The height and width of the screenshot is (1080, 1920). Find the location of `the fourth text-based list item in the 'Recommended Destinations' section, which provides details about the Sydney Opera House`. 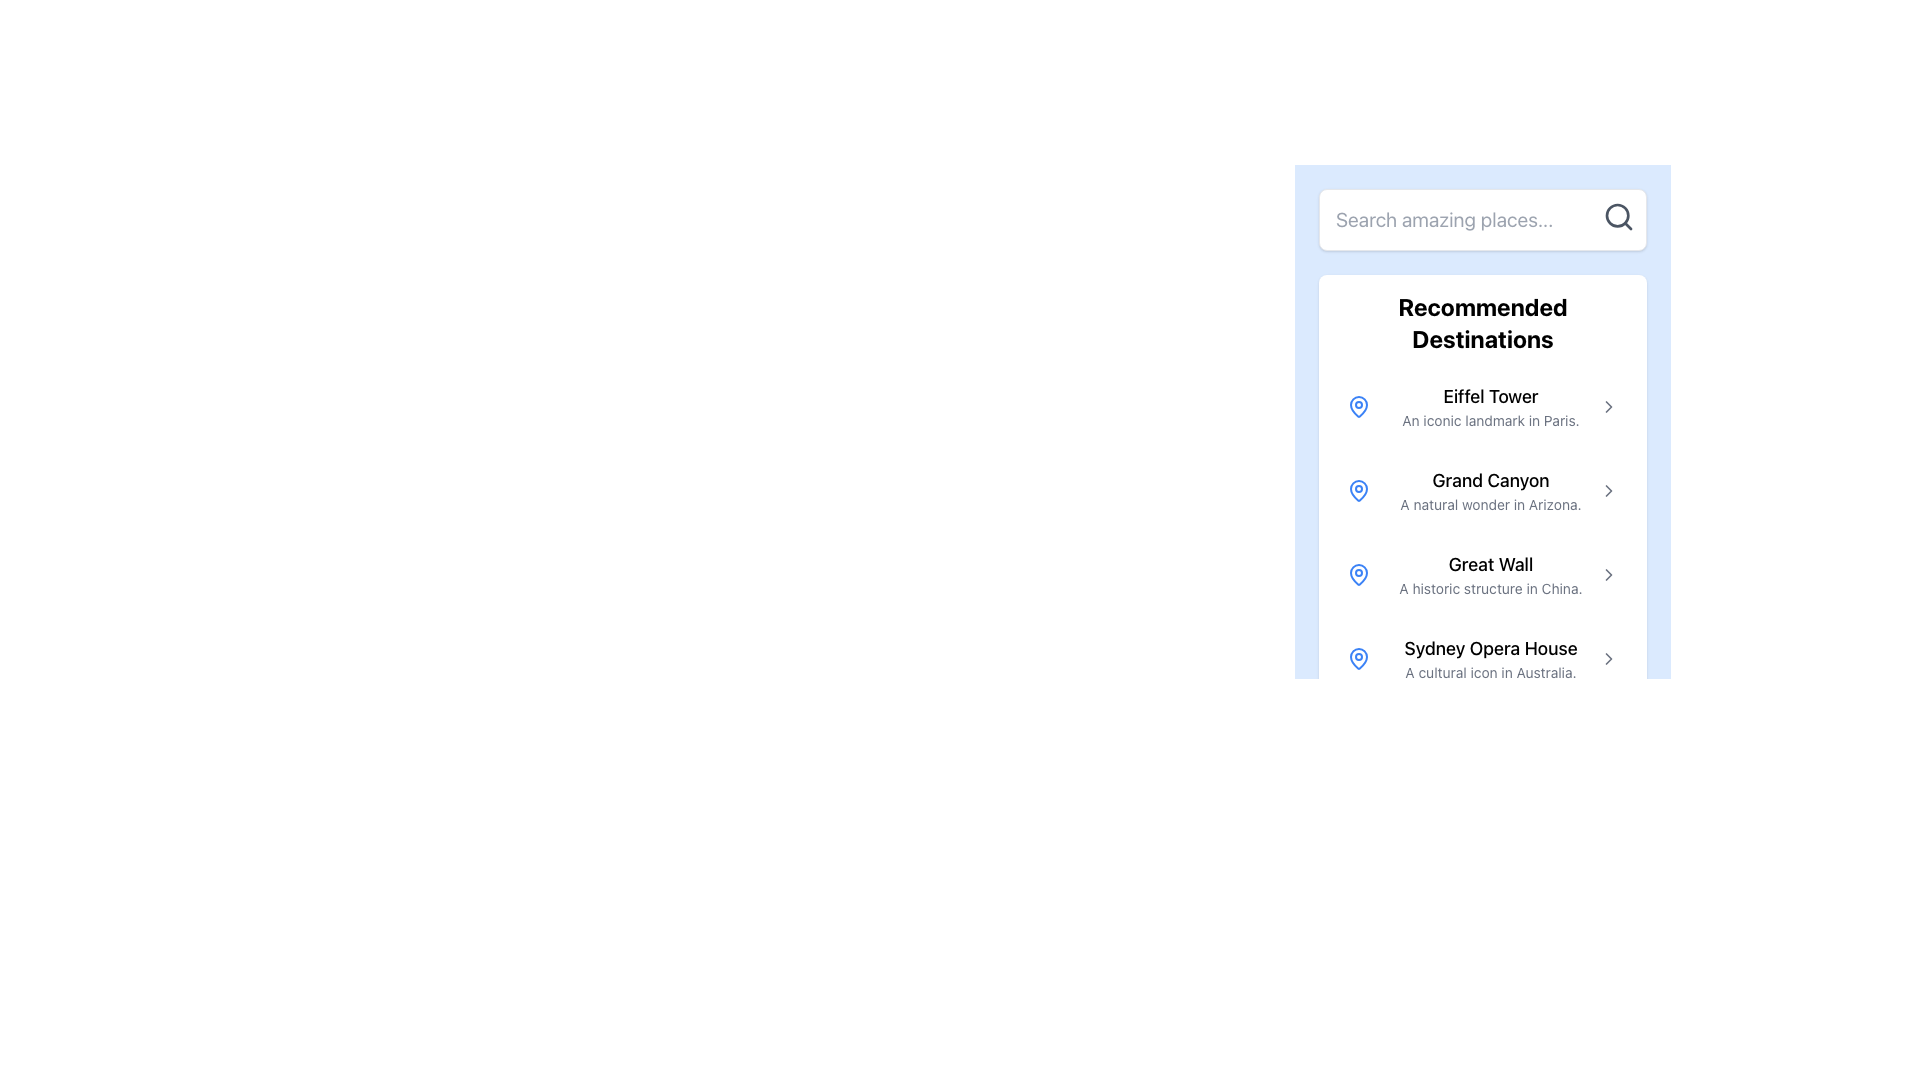

the fourth text-based list item in the 'Recommended Destinations' section, which provides details about the Sydney Opera House is located at coordinates (1491, 659).